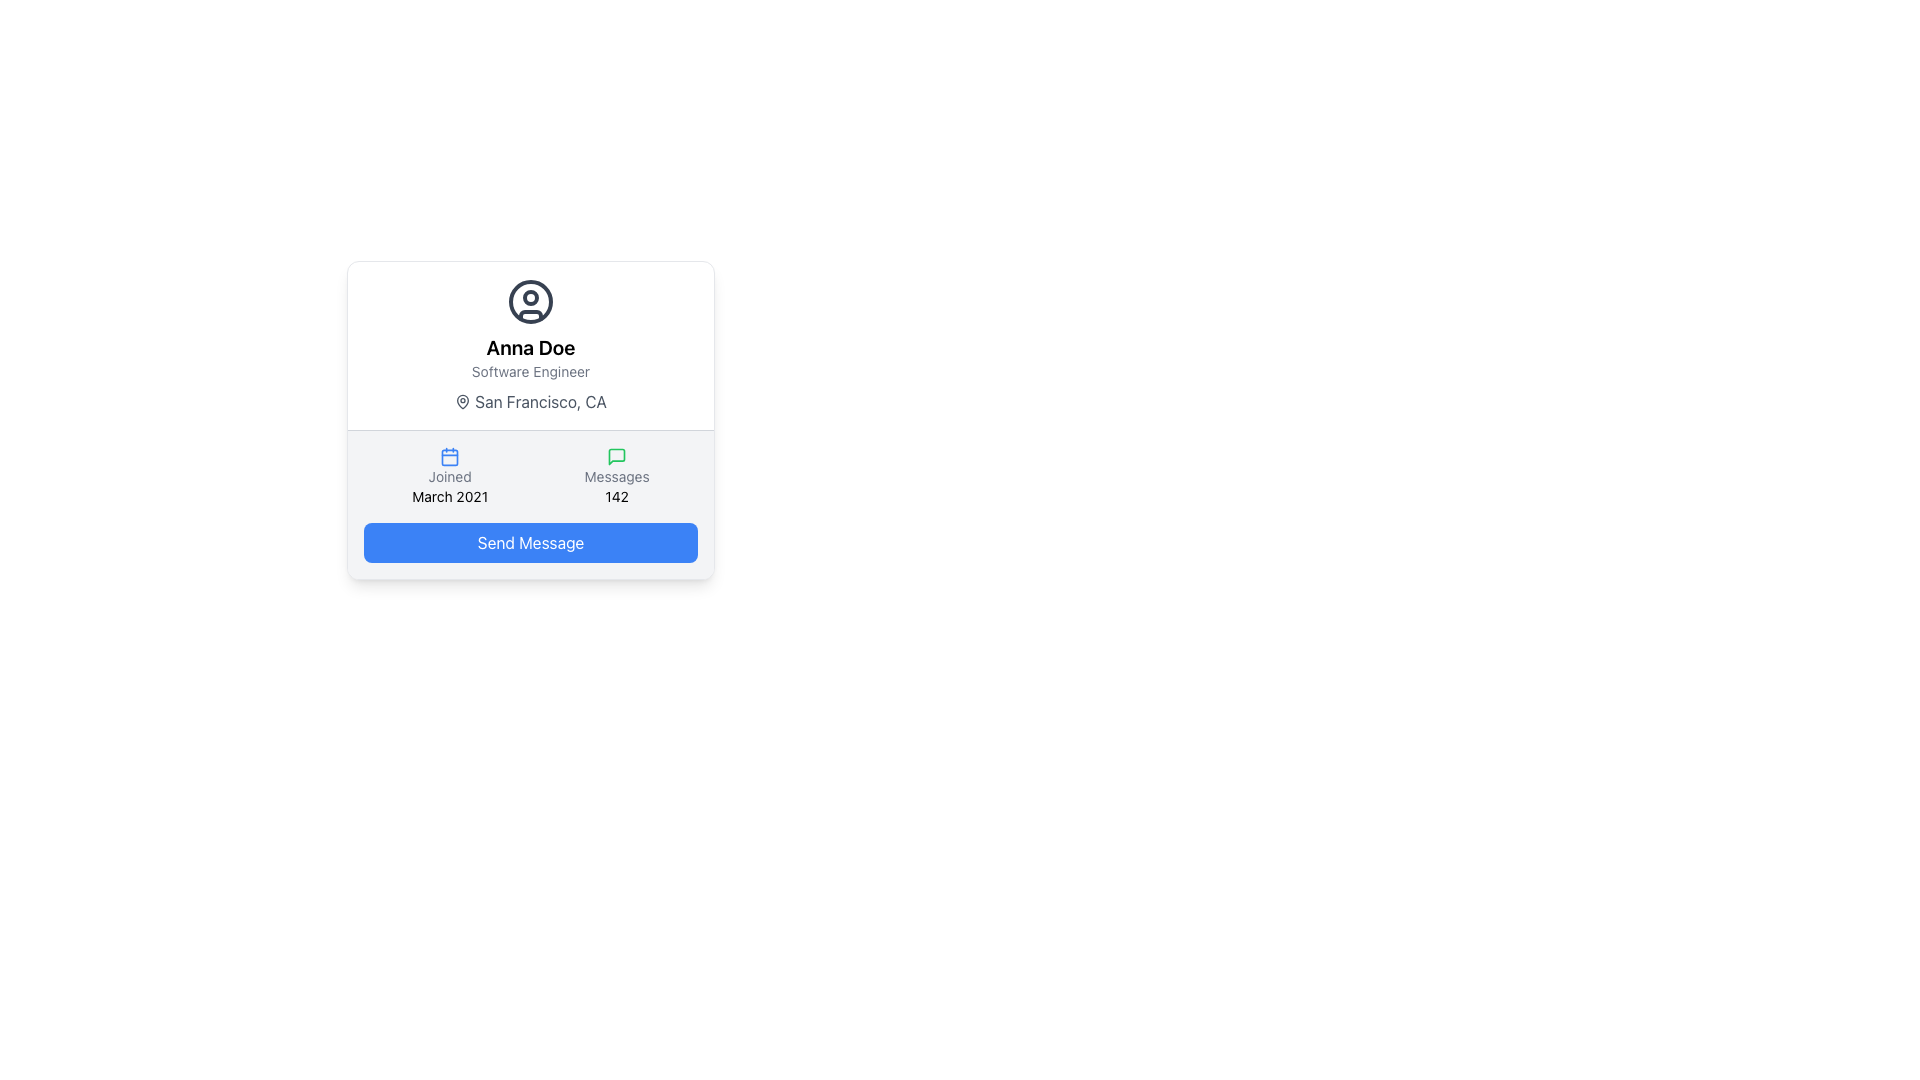  What do you see at coordinates (531, 401) in the screenshot?
I see `the third text label in the user profile card that indicates the user's location, positioned below 'Software Engineer' and above 'Joined' and 'Messages'` at bounding box center [531, 401].